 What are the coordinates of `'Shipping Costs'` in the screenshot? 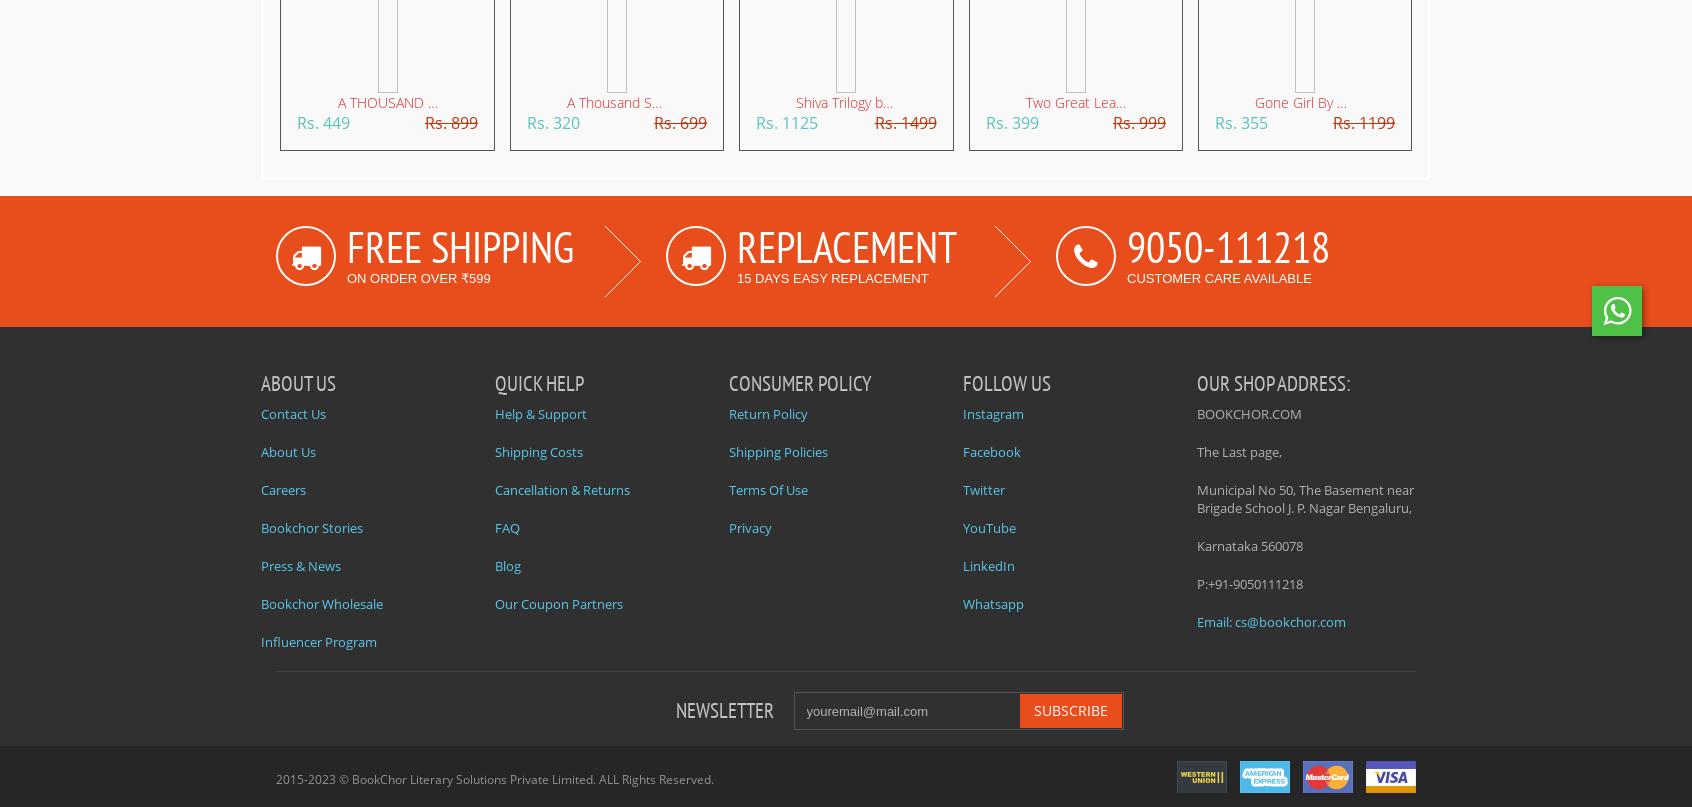 It's located at (495, 451).